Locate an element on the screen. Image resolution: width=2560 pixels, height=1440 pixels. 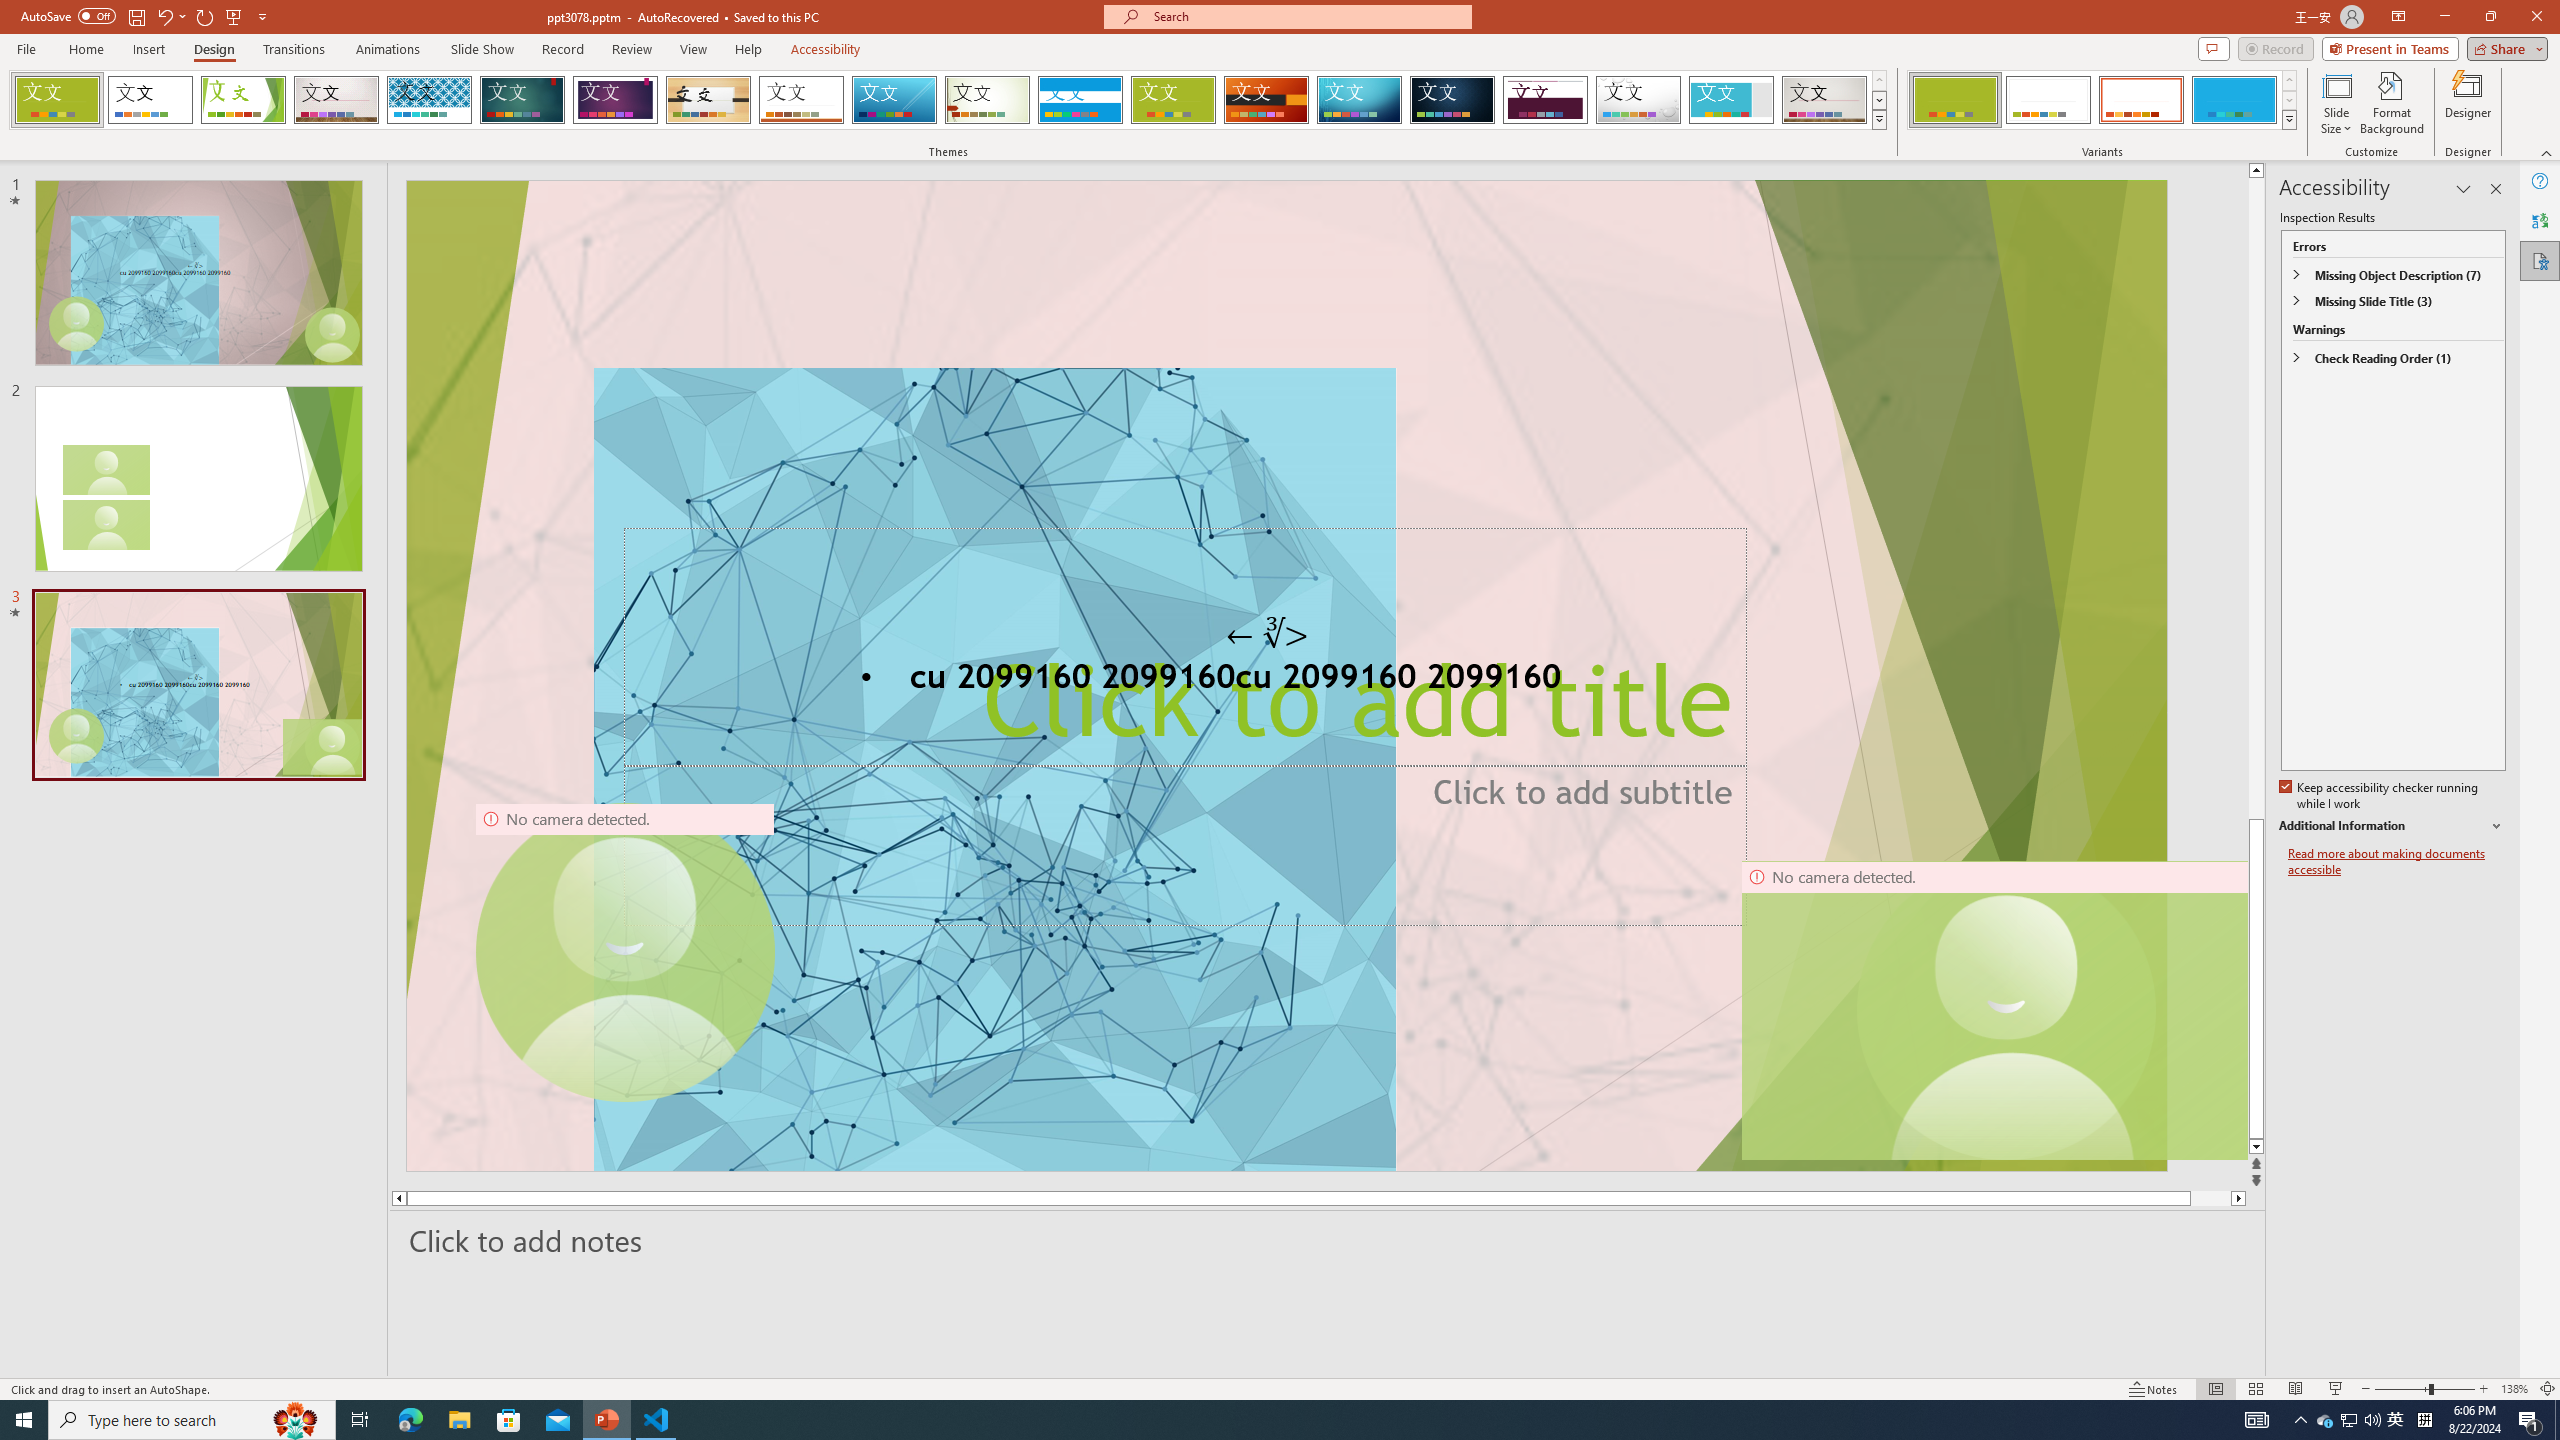
'Facet' is located at coordinates (242, 99).